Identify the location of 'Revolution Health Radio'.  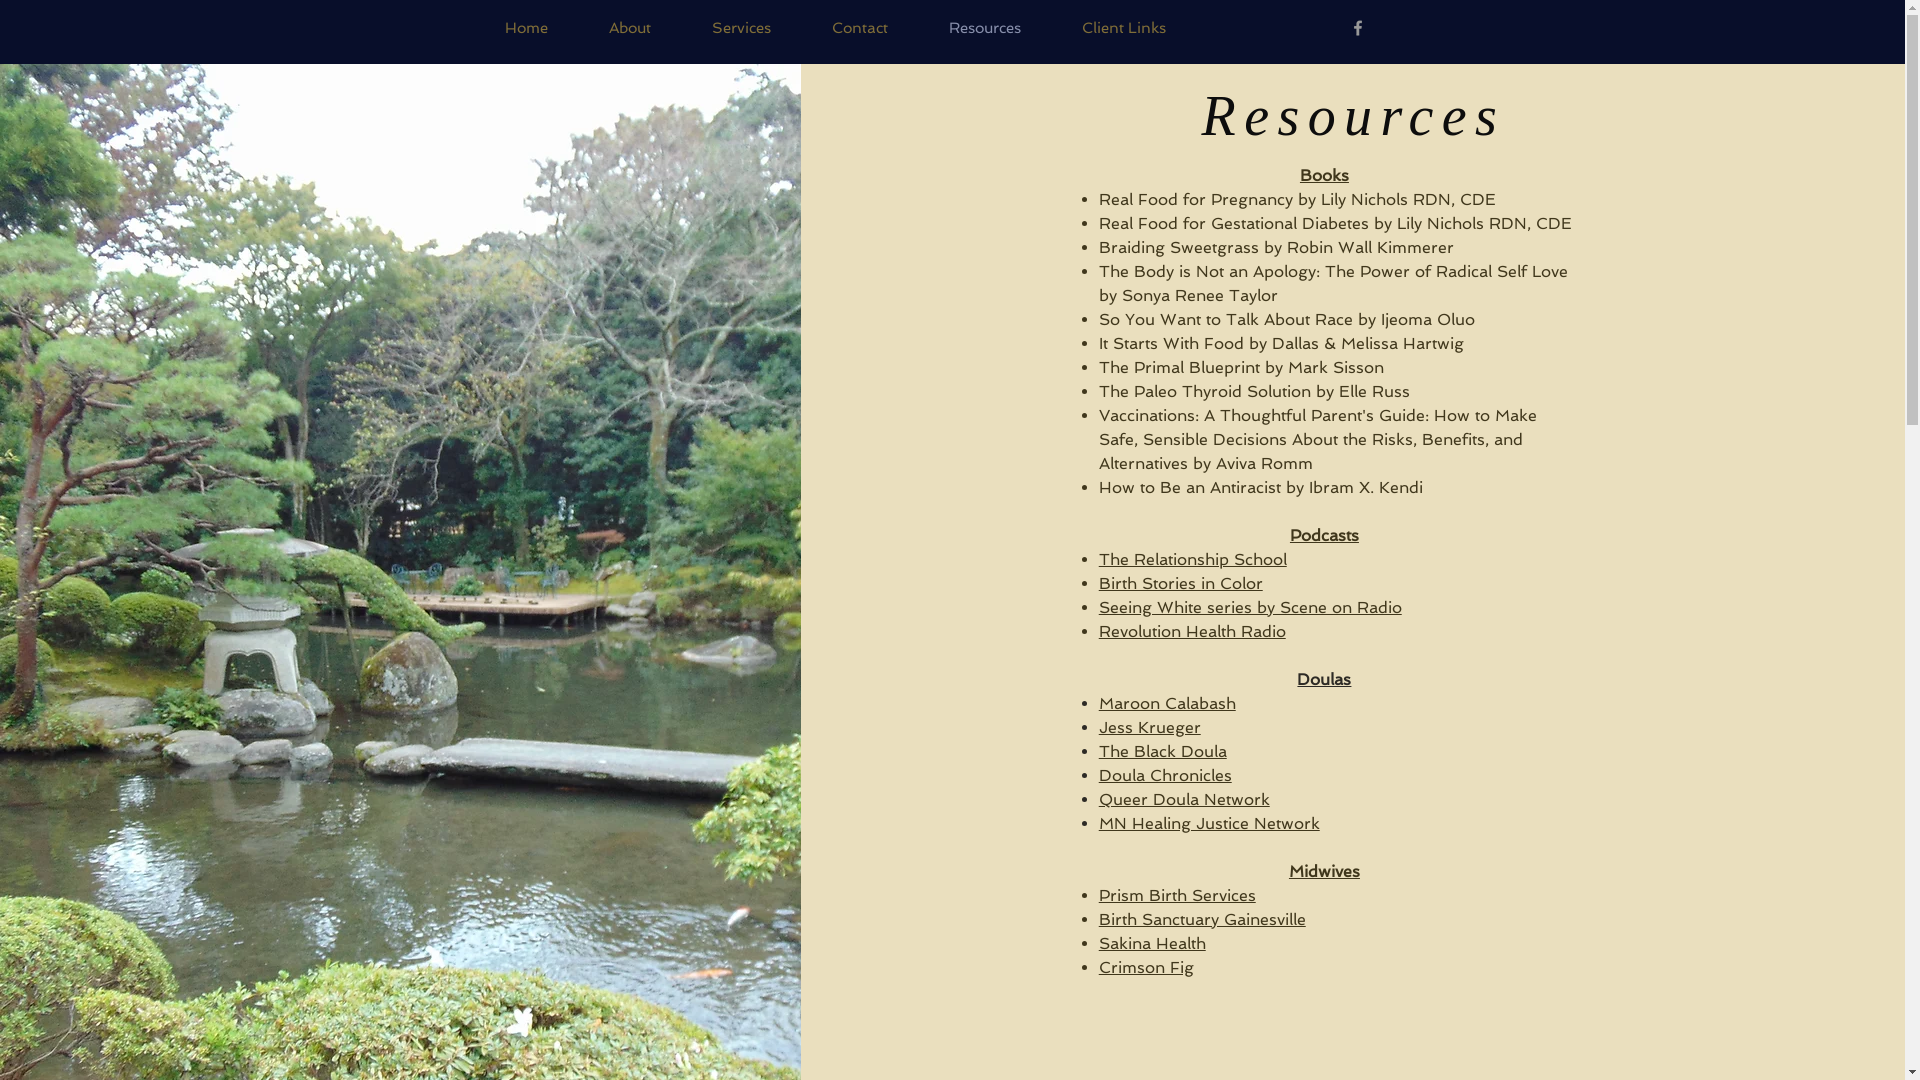
(1192, 631).